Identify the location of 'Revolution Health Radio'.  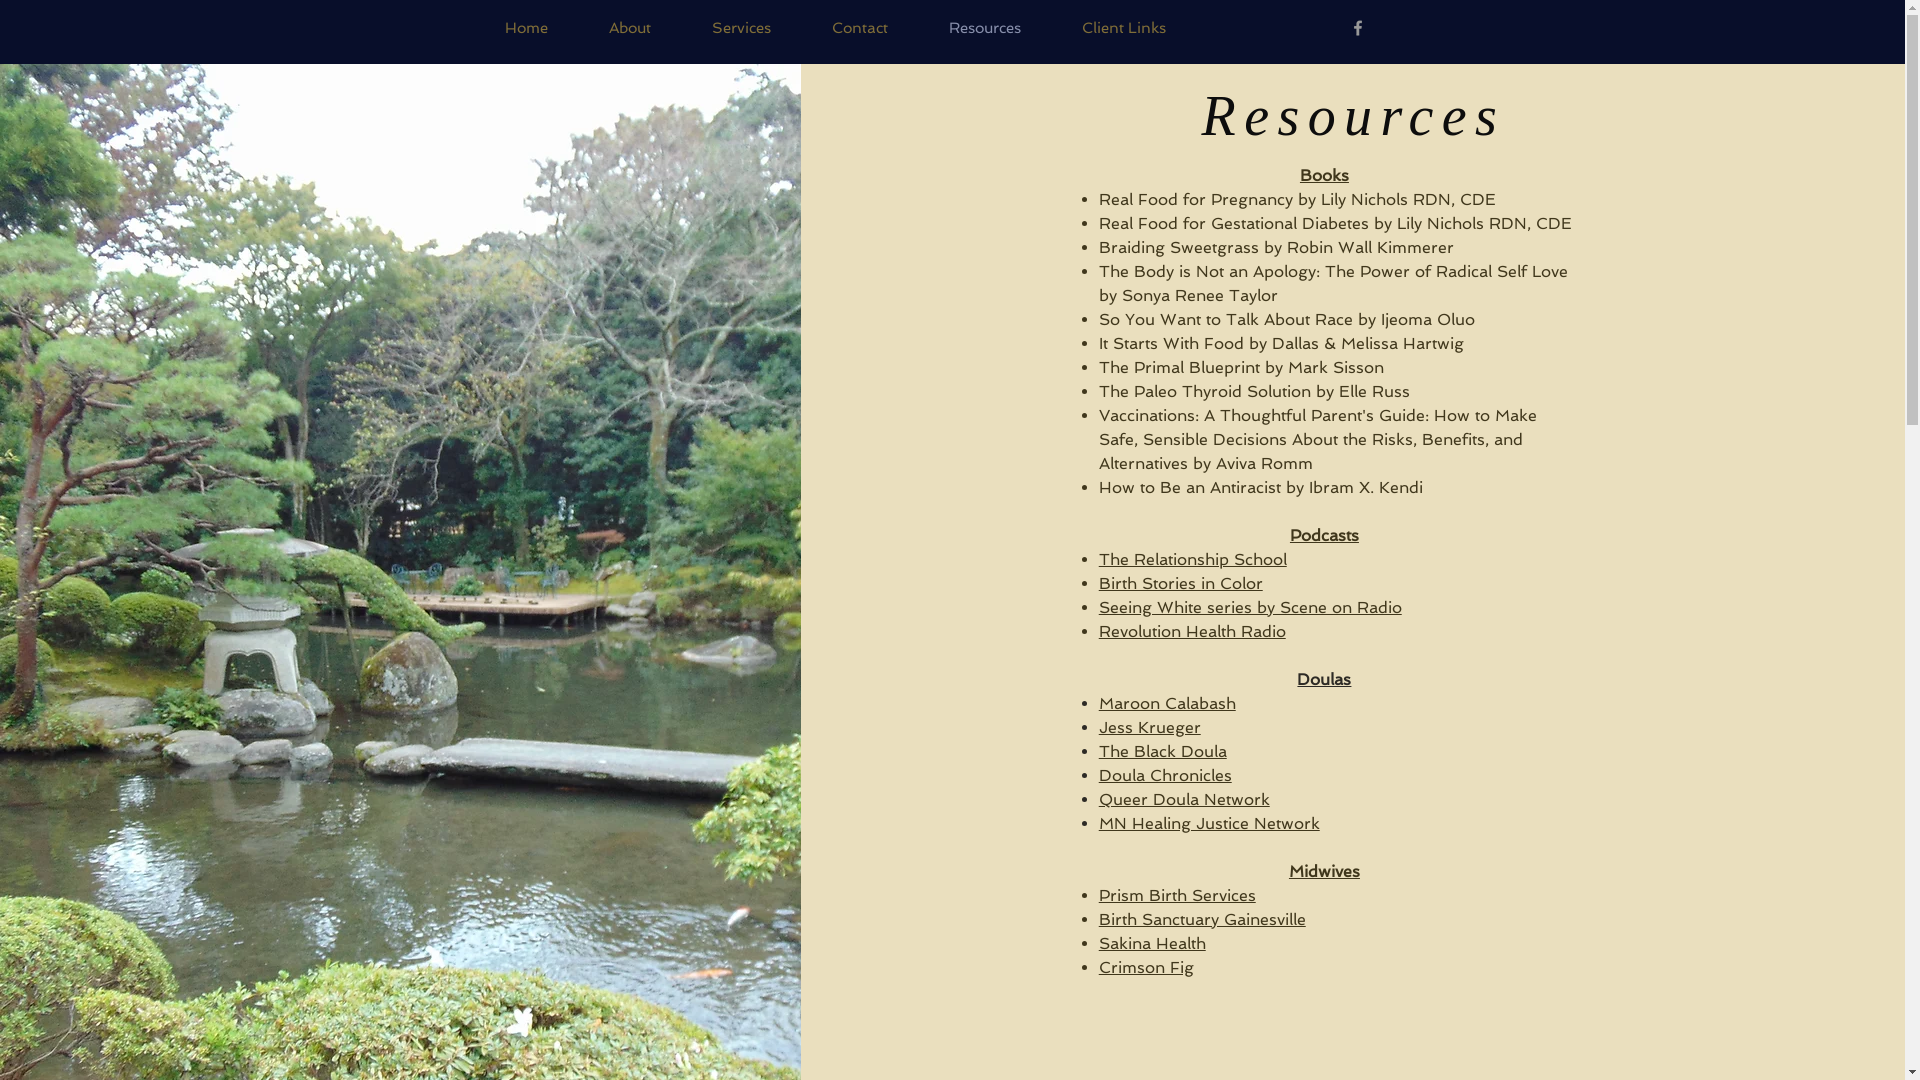
(1192, 631).